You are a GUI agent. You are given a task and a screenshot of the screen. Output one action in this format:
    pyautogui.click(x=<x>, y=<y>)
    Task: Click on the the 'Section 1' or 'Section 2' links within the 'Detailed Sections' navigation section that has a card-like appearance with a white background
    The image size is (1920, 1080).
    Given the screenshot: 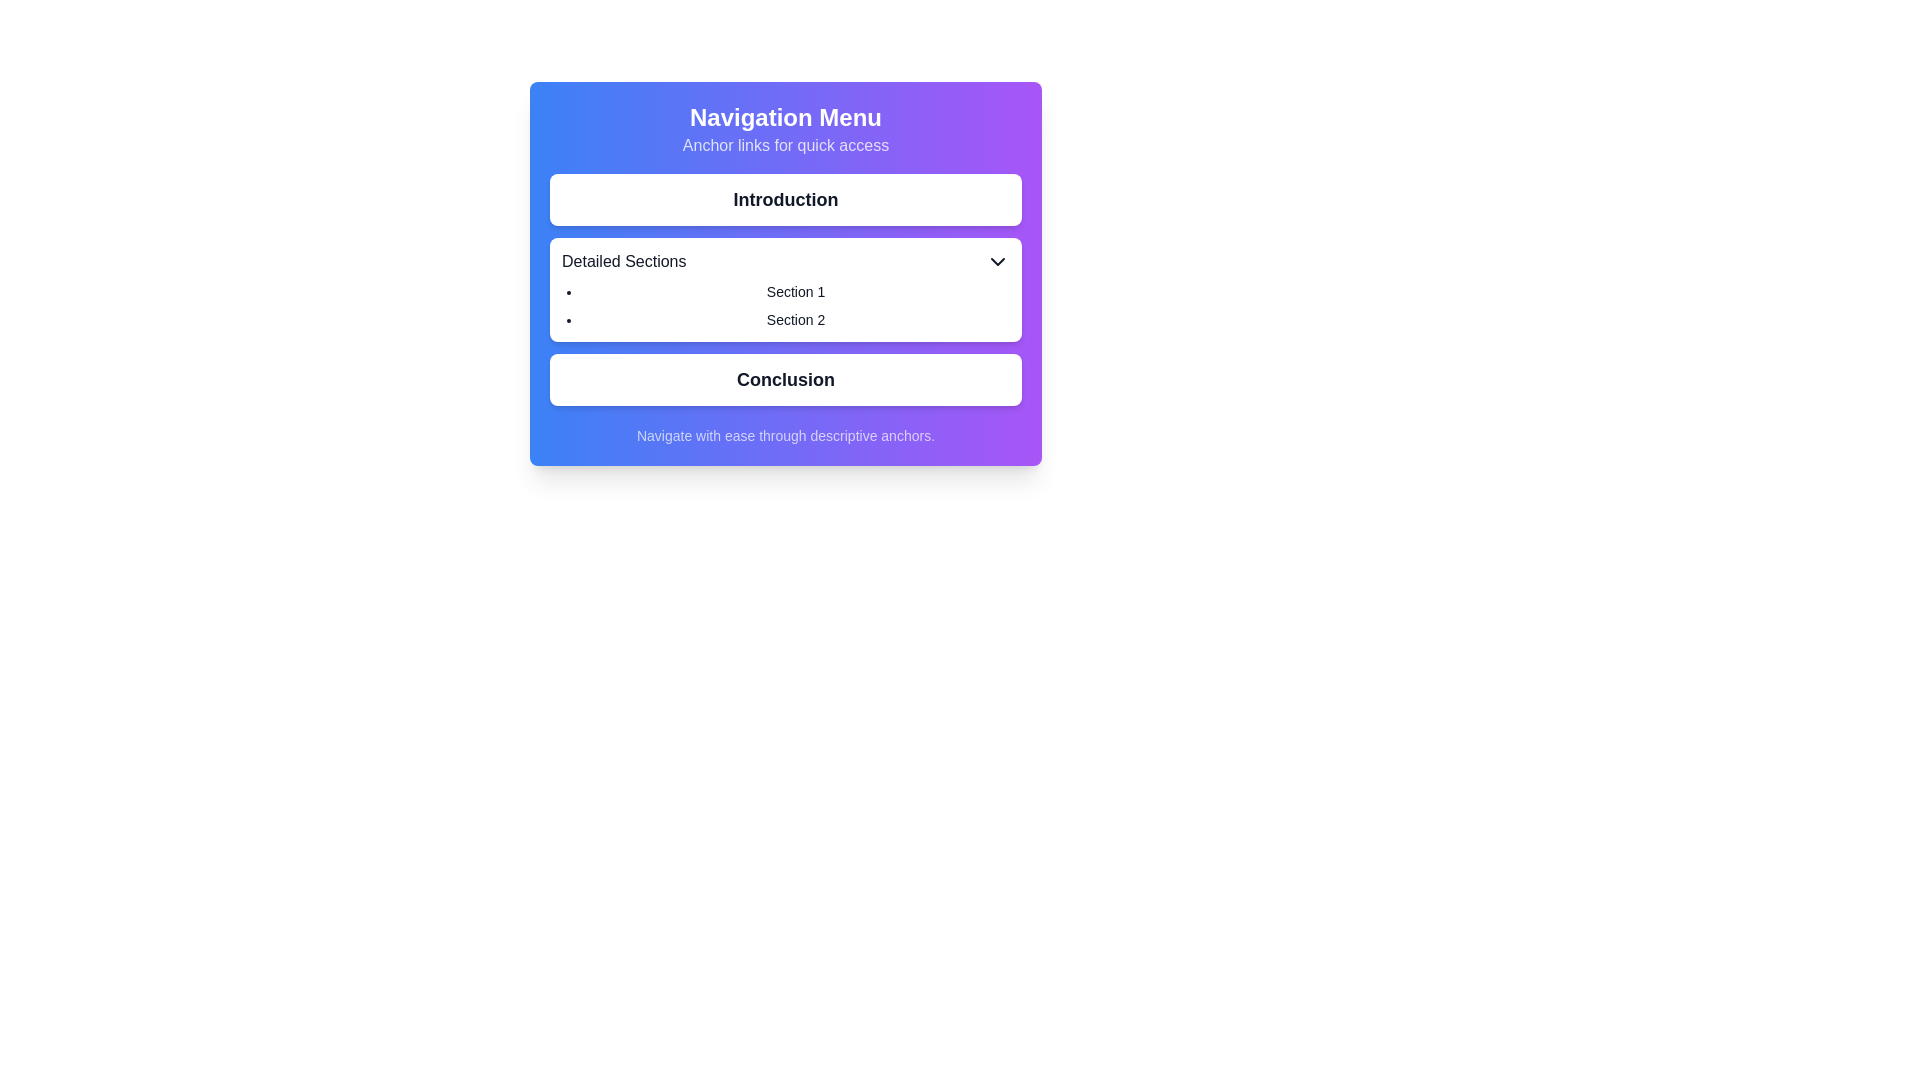 What is the action you would take?
    pyautogui.click(x=785, y=289)
    